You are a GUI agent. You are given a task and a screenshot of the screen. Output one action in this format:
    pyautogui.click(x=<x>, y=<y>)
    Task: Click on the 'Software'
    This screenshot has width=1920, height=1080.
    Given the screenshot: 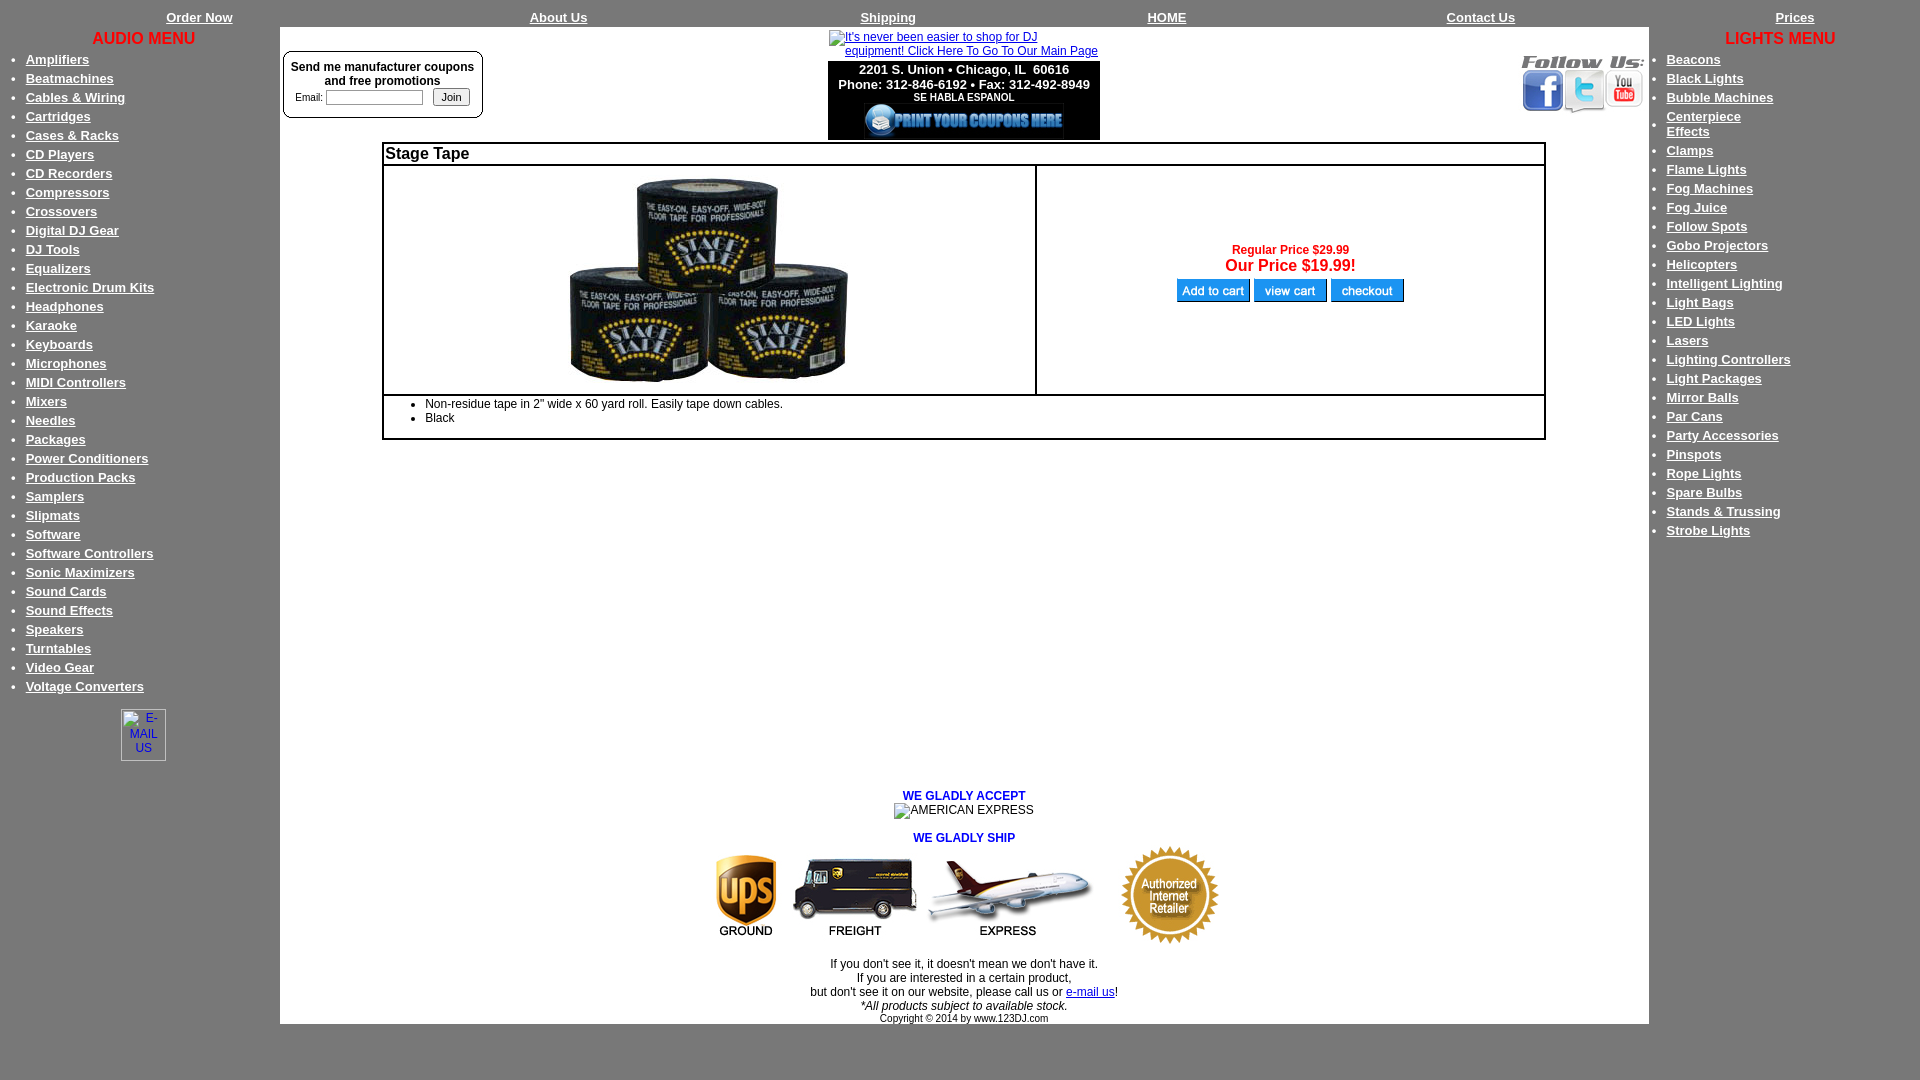 What is the action you would take?
    pyautogui.click(x=53, y=533)
    